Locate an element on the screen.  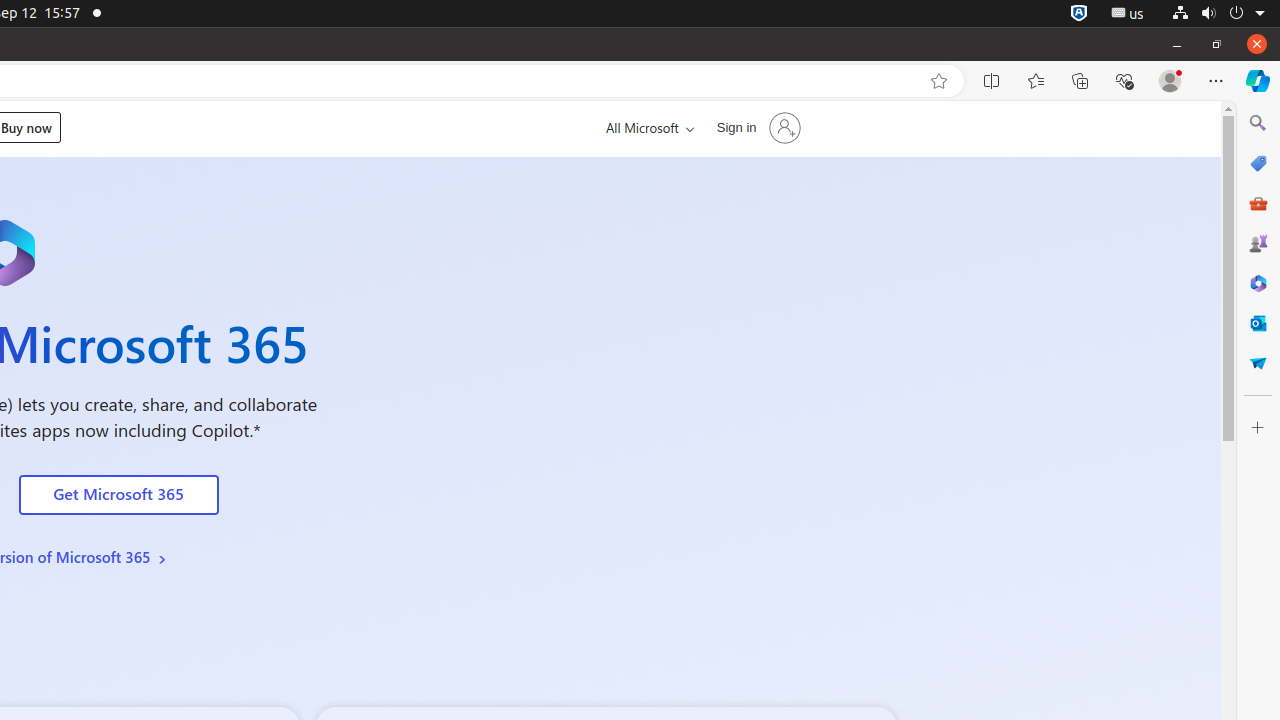
':1.72/StatusNotifierItem' is located at coordinates (1078, 13).